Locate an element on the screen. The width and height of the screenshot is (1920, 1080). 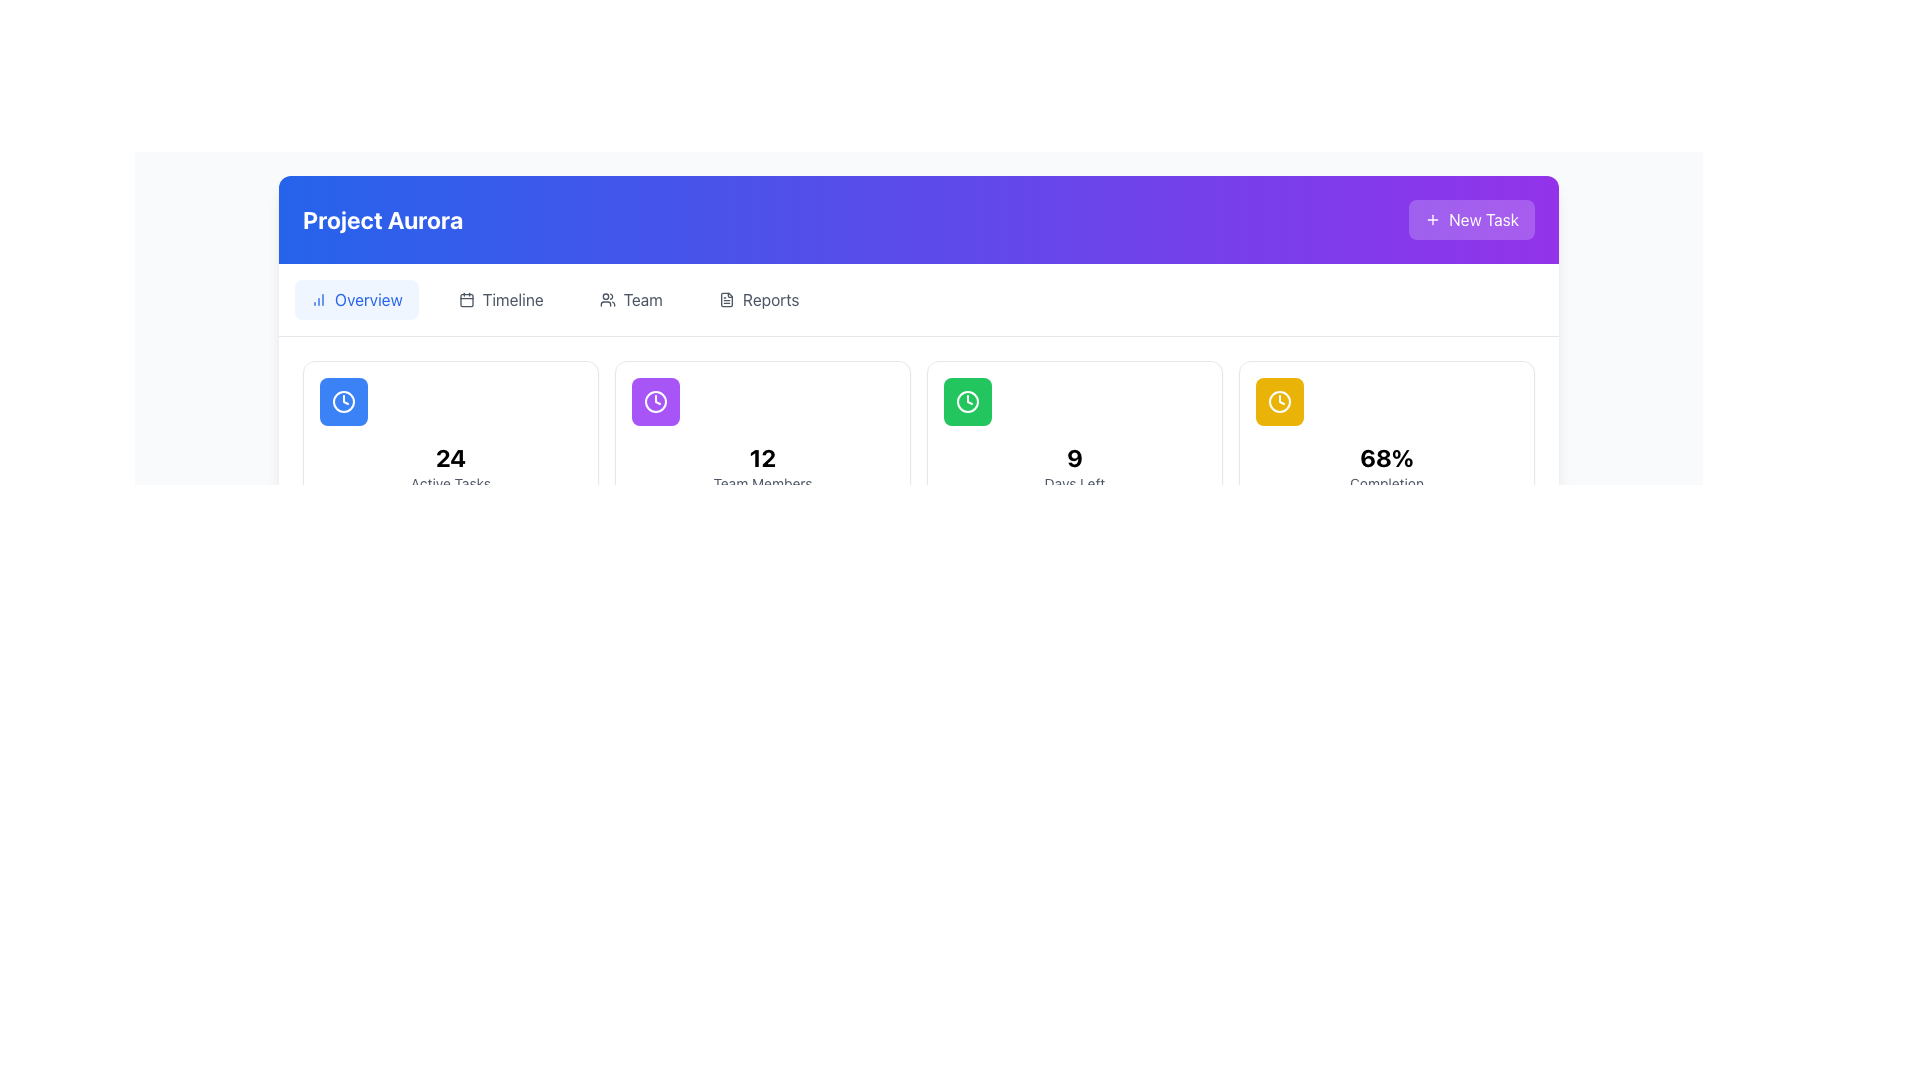
the circular blue icon with a white clock symbol inside, which represents time or activity, located at the top-left corner of the '24 Active Tasks' card is located at coordinates (344, 401).